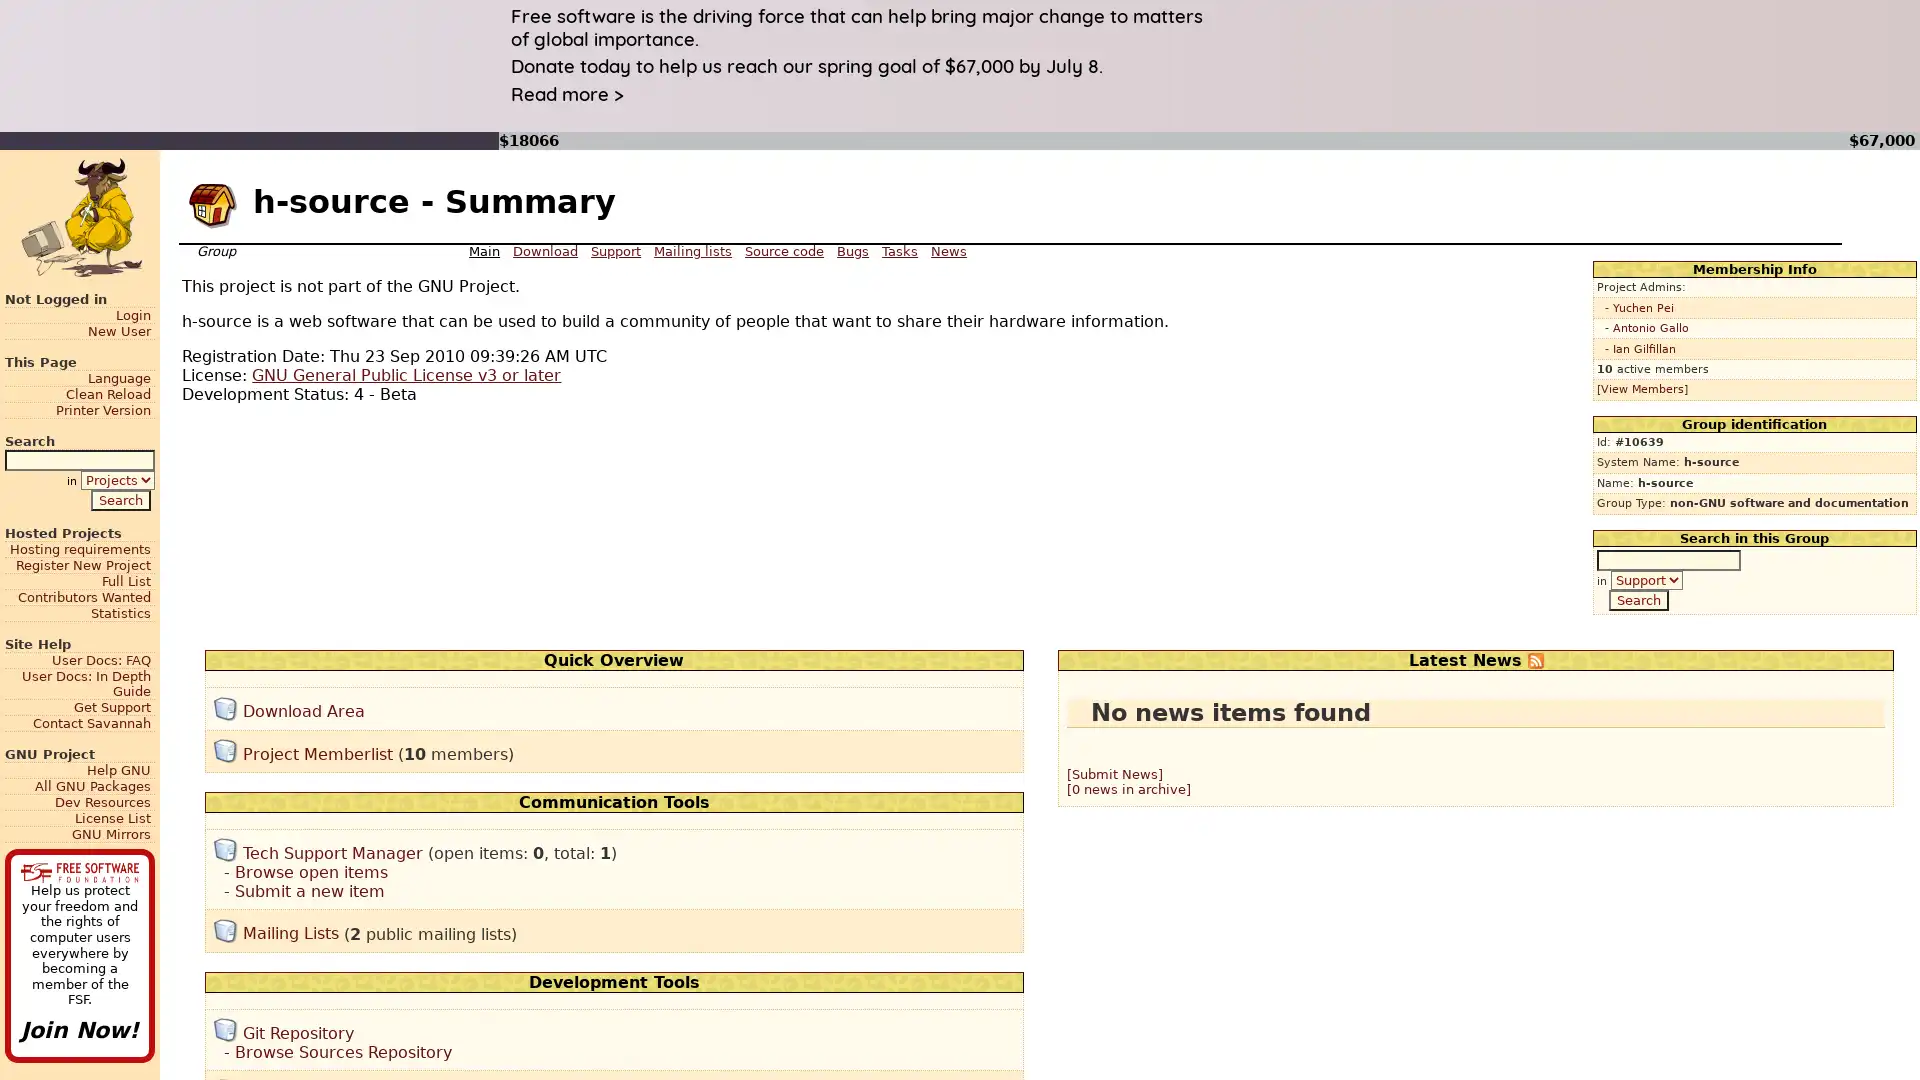 Image resolution: width=1920 pixels, height=1080 pixels. I want to click on Search, so click(1637, 598).